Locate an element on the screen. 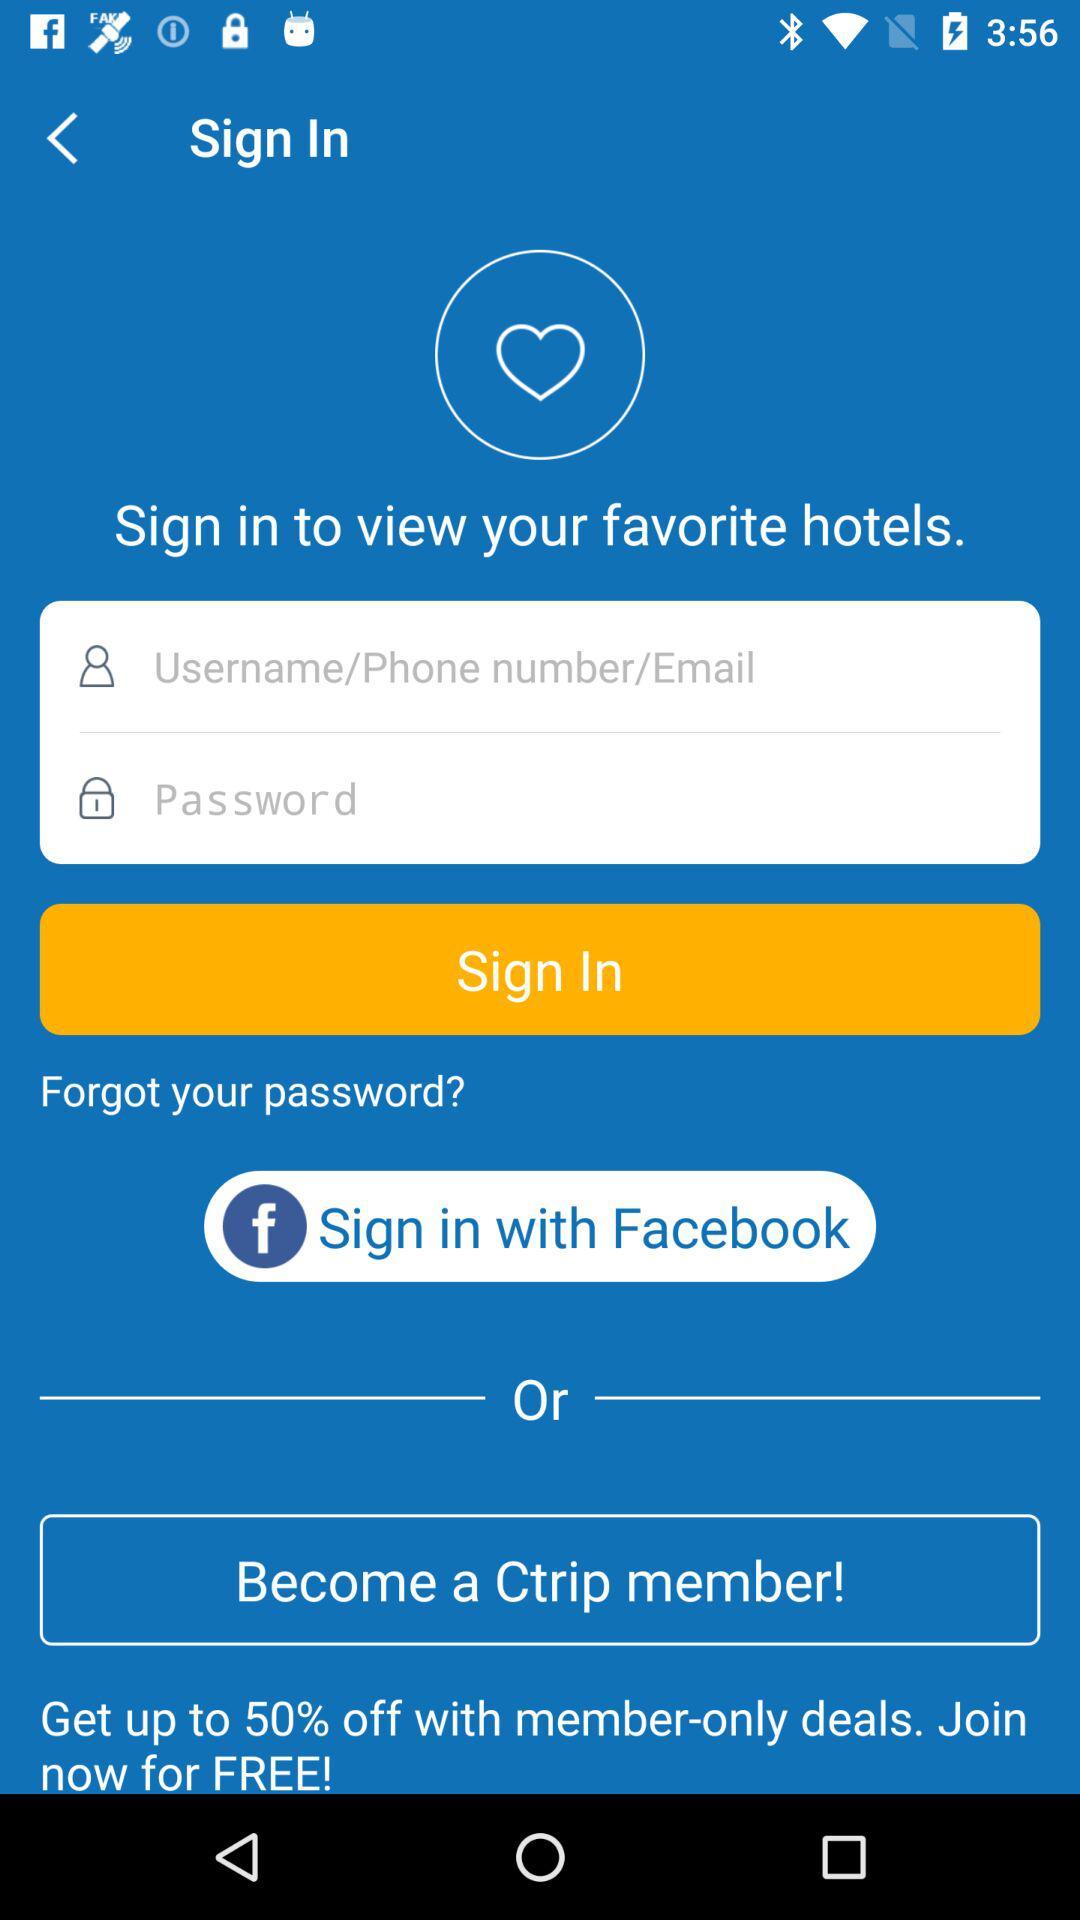 The image size is (1080, 1920). password is located at coordinates (540, 797).